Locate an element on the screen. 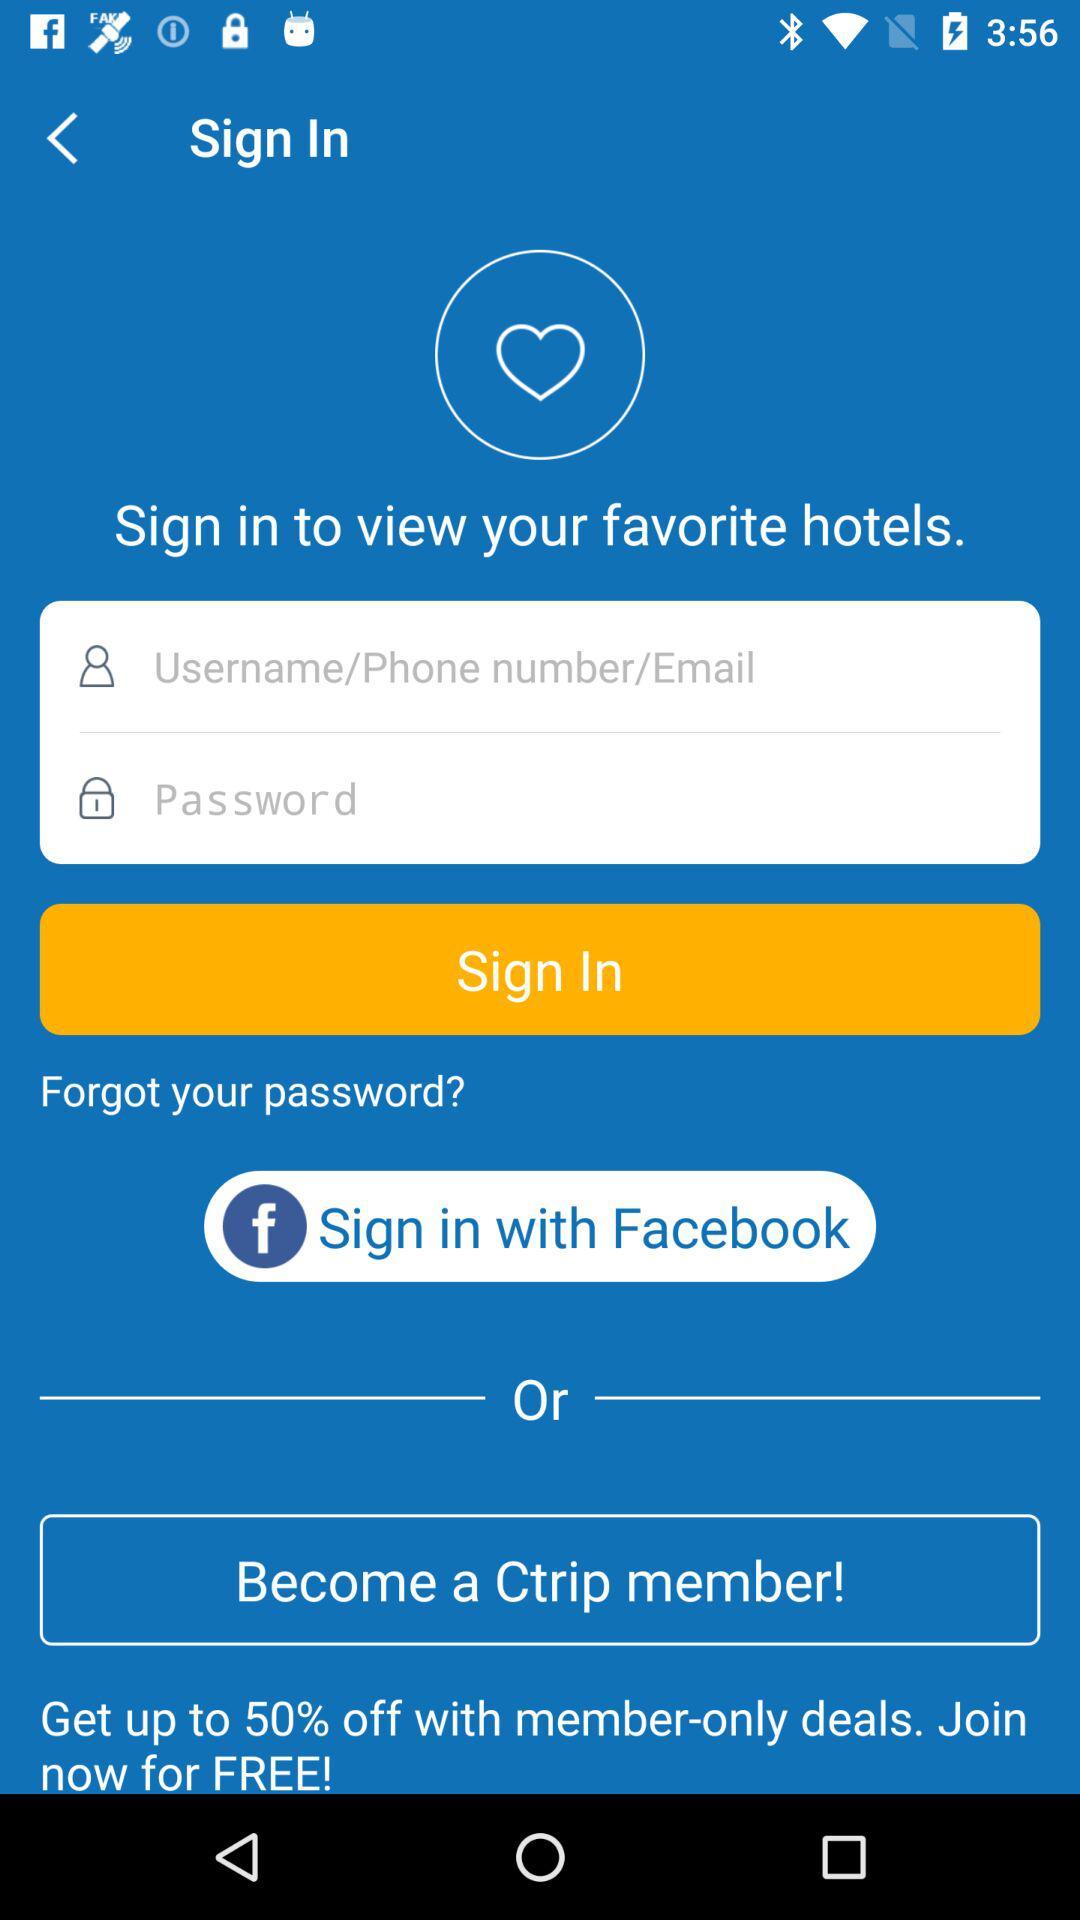 The image size is (1080, 1920). password is located at coordinates (540, 797).